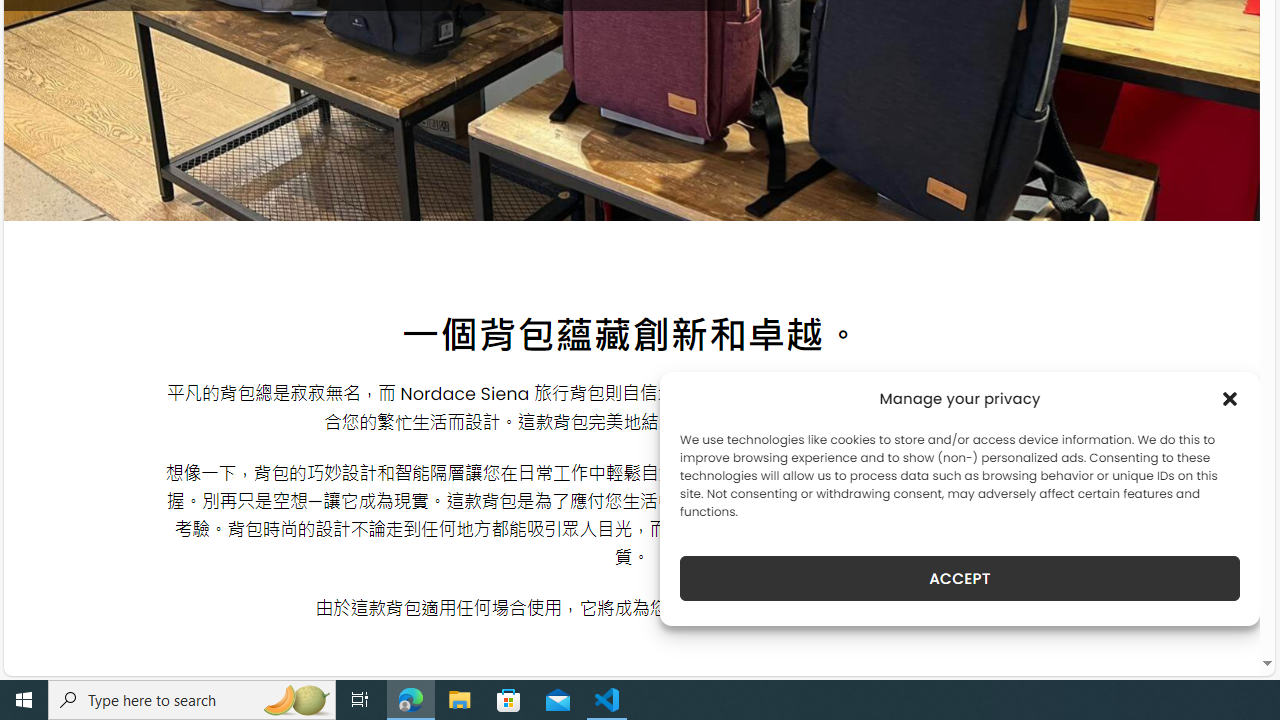  What do you see at coordinates (1229, 398) in the screenshot?
I see `'Class: cmplz-close'` at bounding box center [1229, 398].